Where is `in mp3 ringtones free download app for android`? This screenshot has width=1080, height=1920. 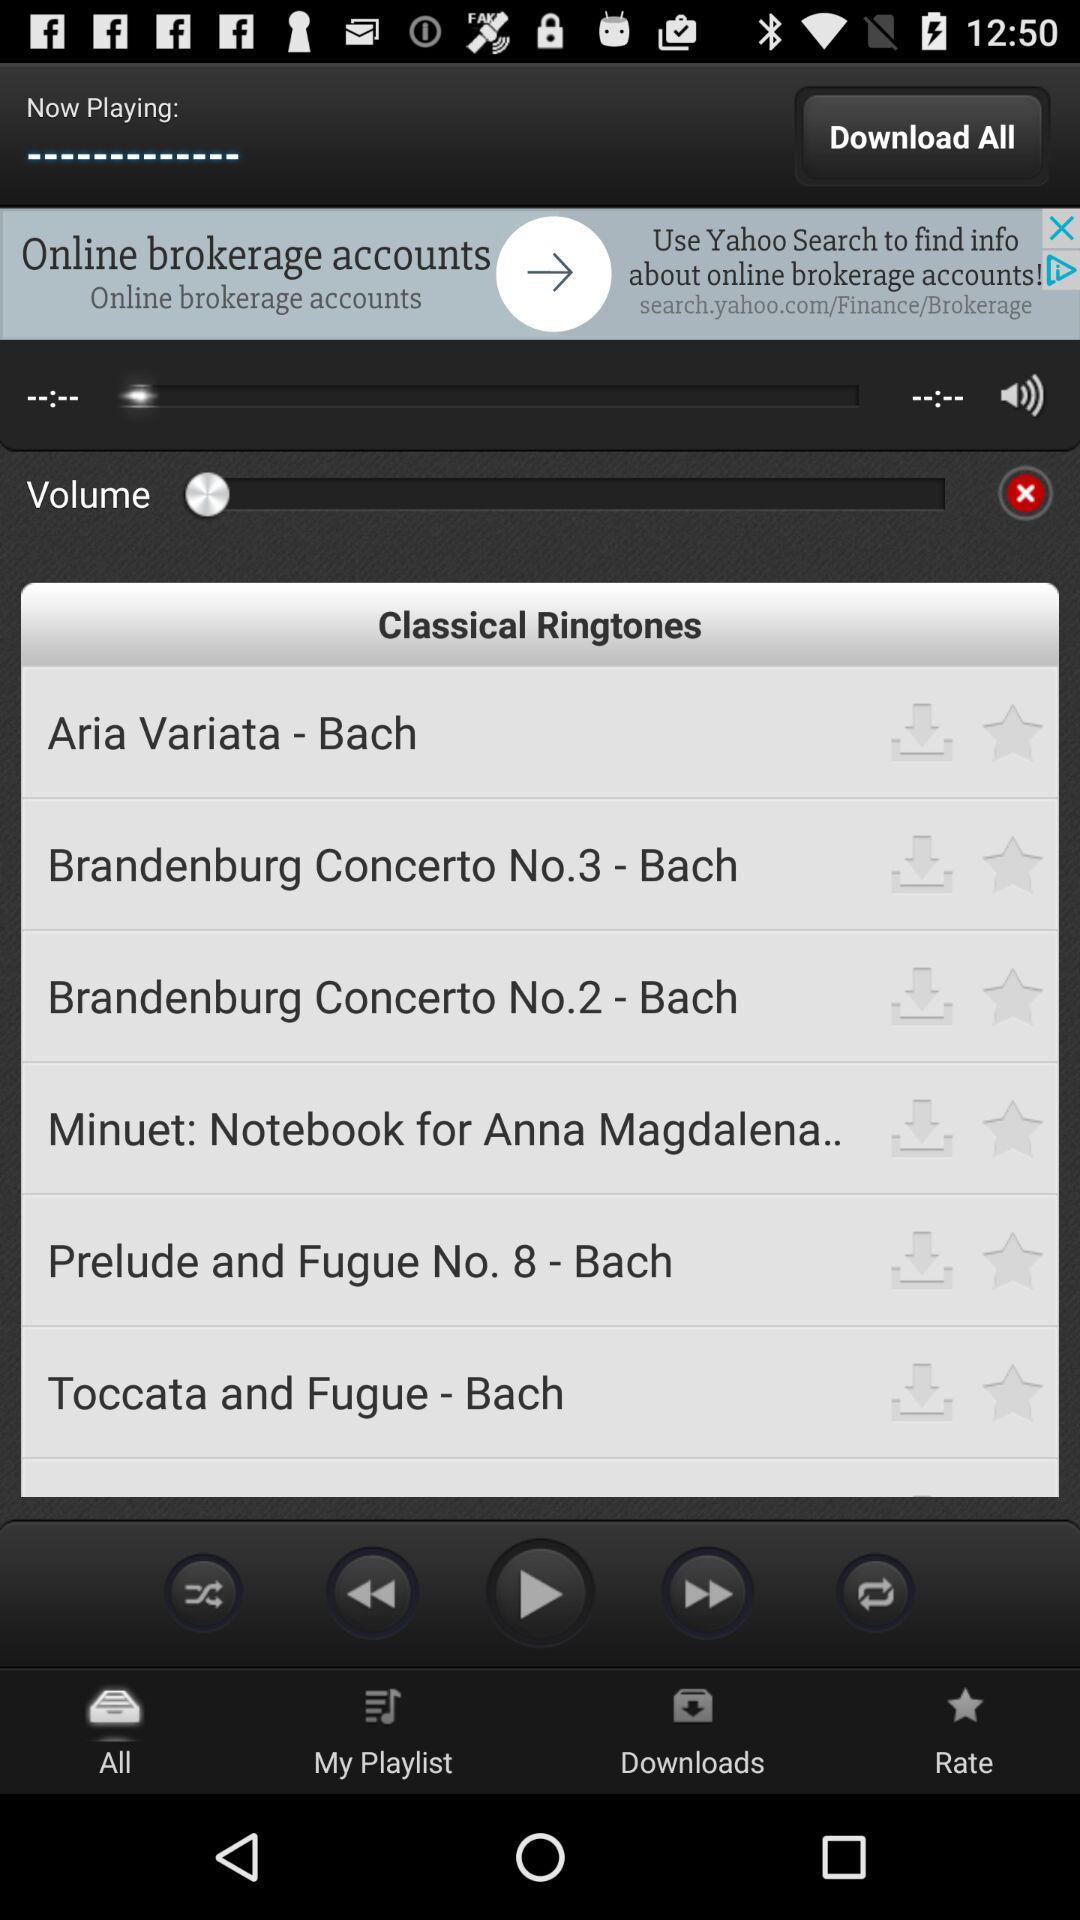 in mp3 ringtones free download app for android is located at coordinates (707, 1591).